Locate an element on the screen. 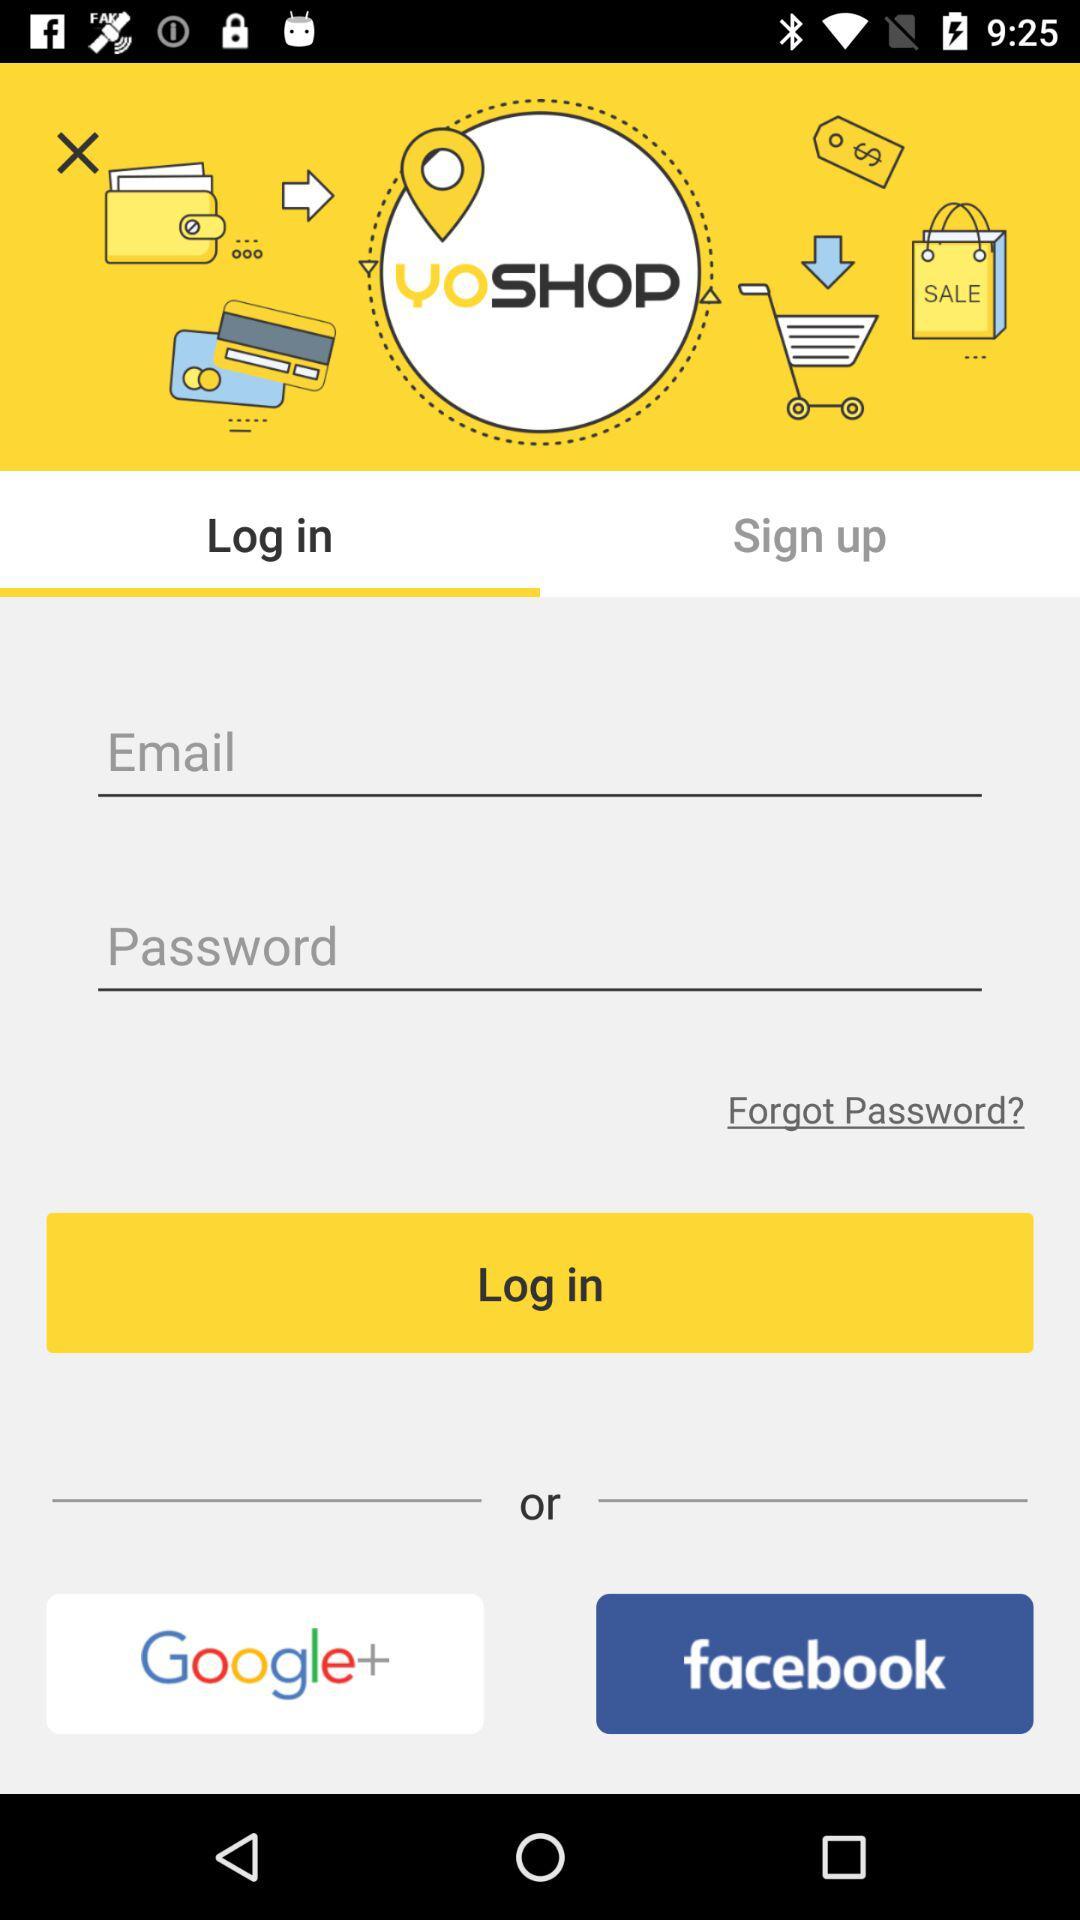 The width and height of the screenshot is (1080, 1920). the close icon is located at coordinates (76, 152).